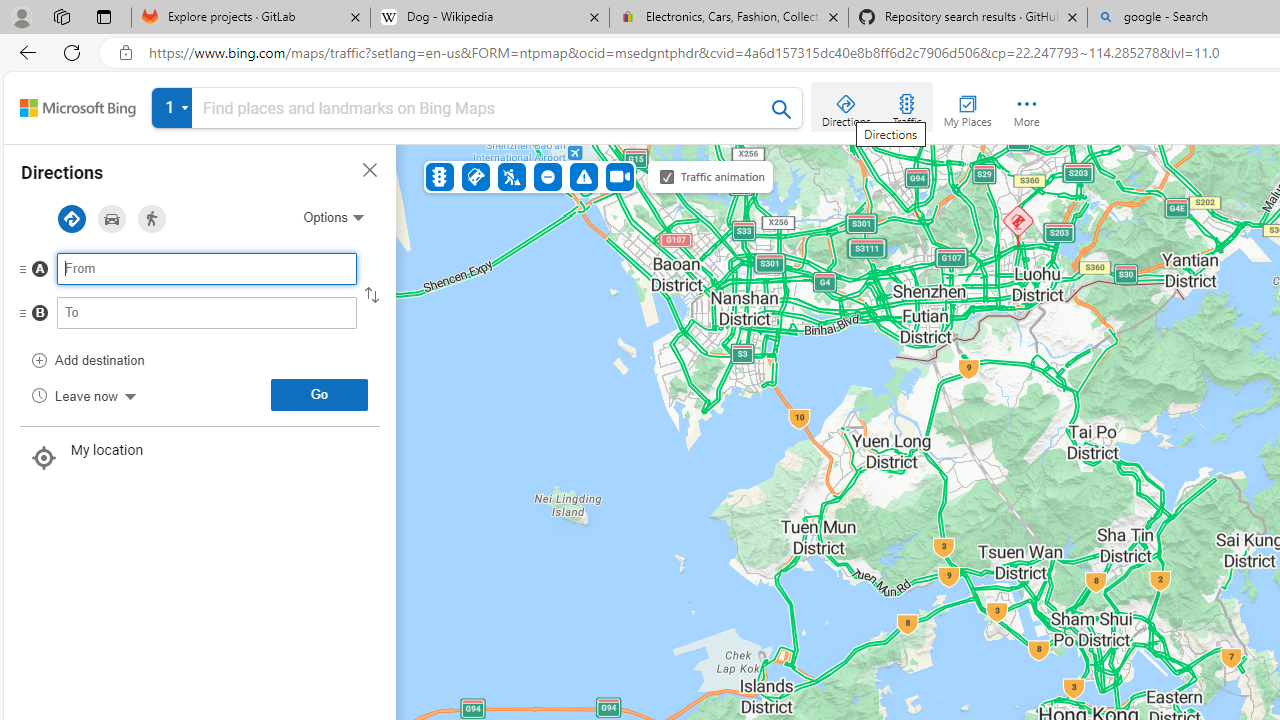 The height and width of the screenshot is (720, 1280). I want to click on 'Go', so click(318, 394).